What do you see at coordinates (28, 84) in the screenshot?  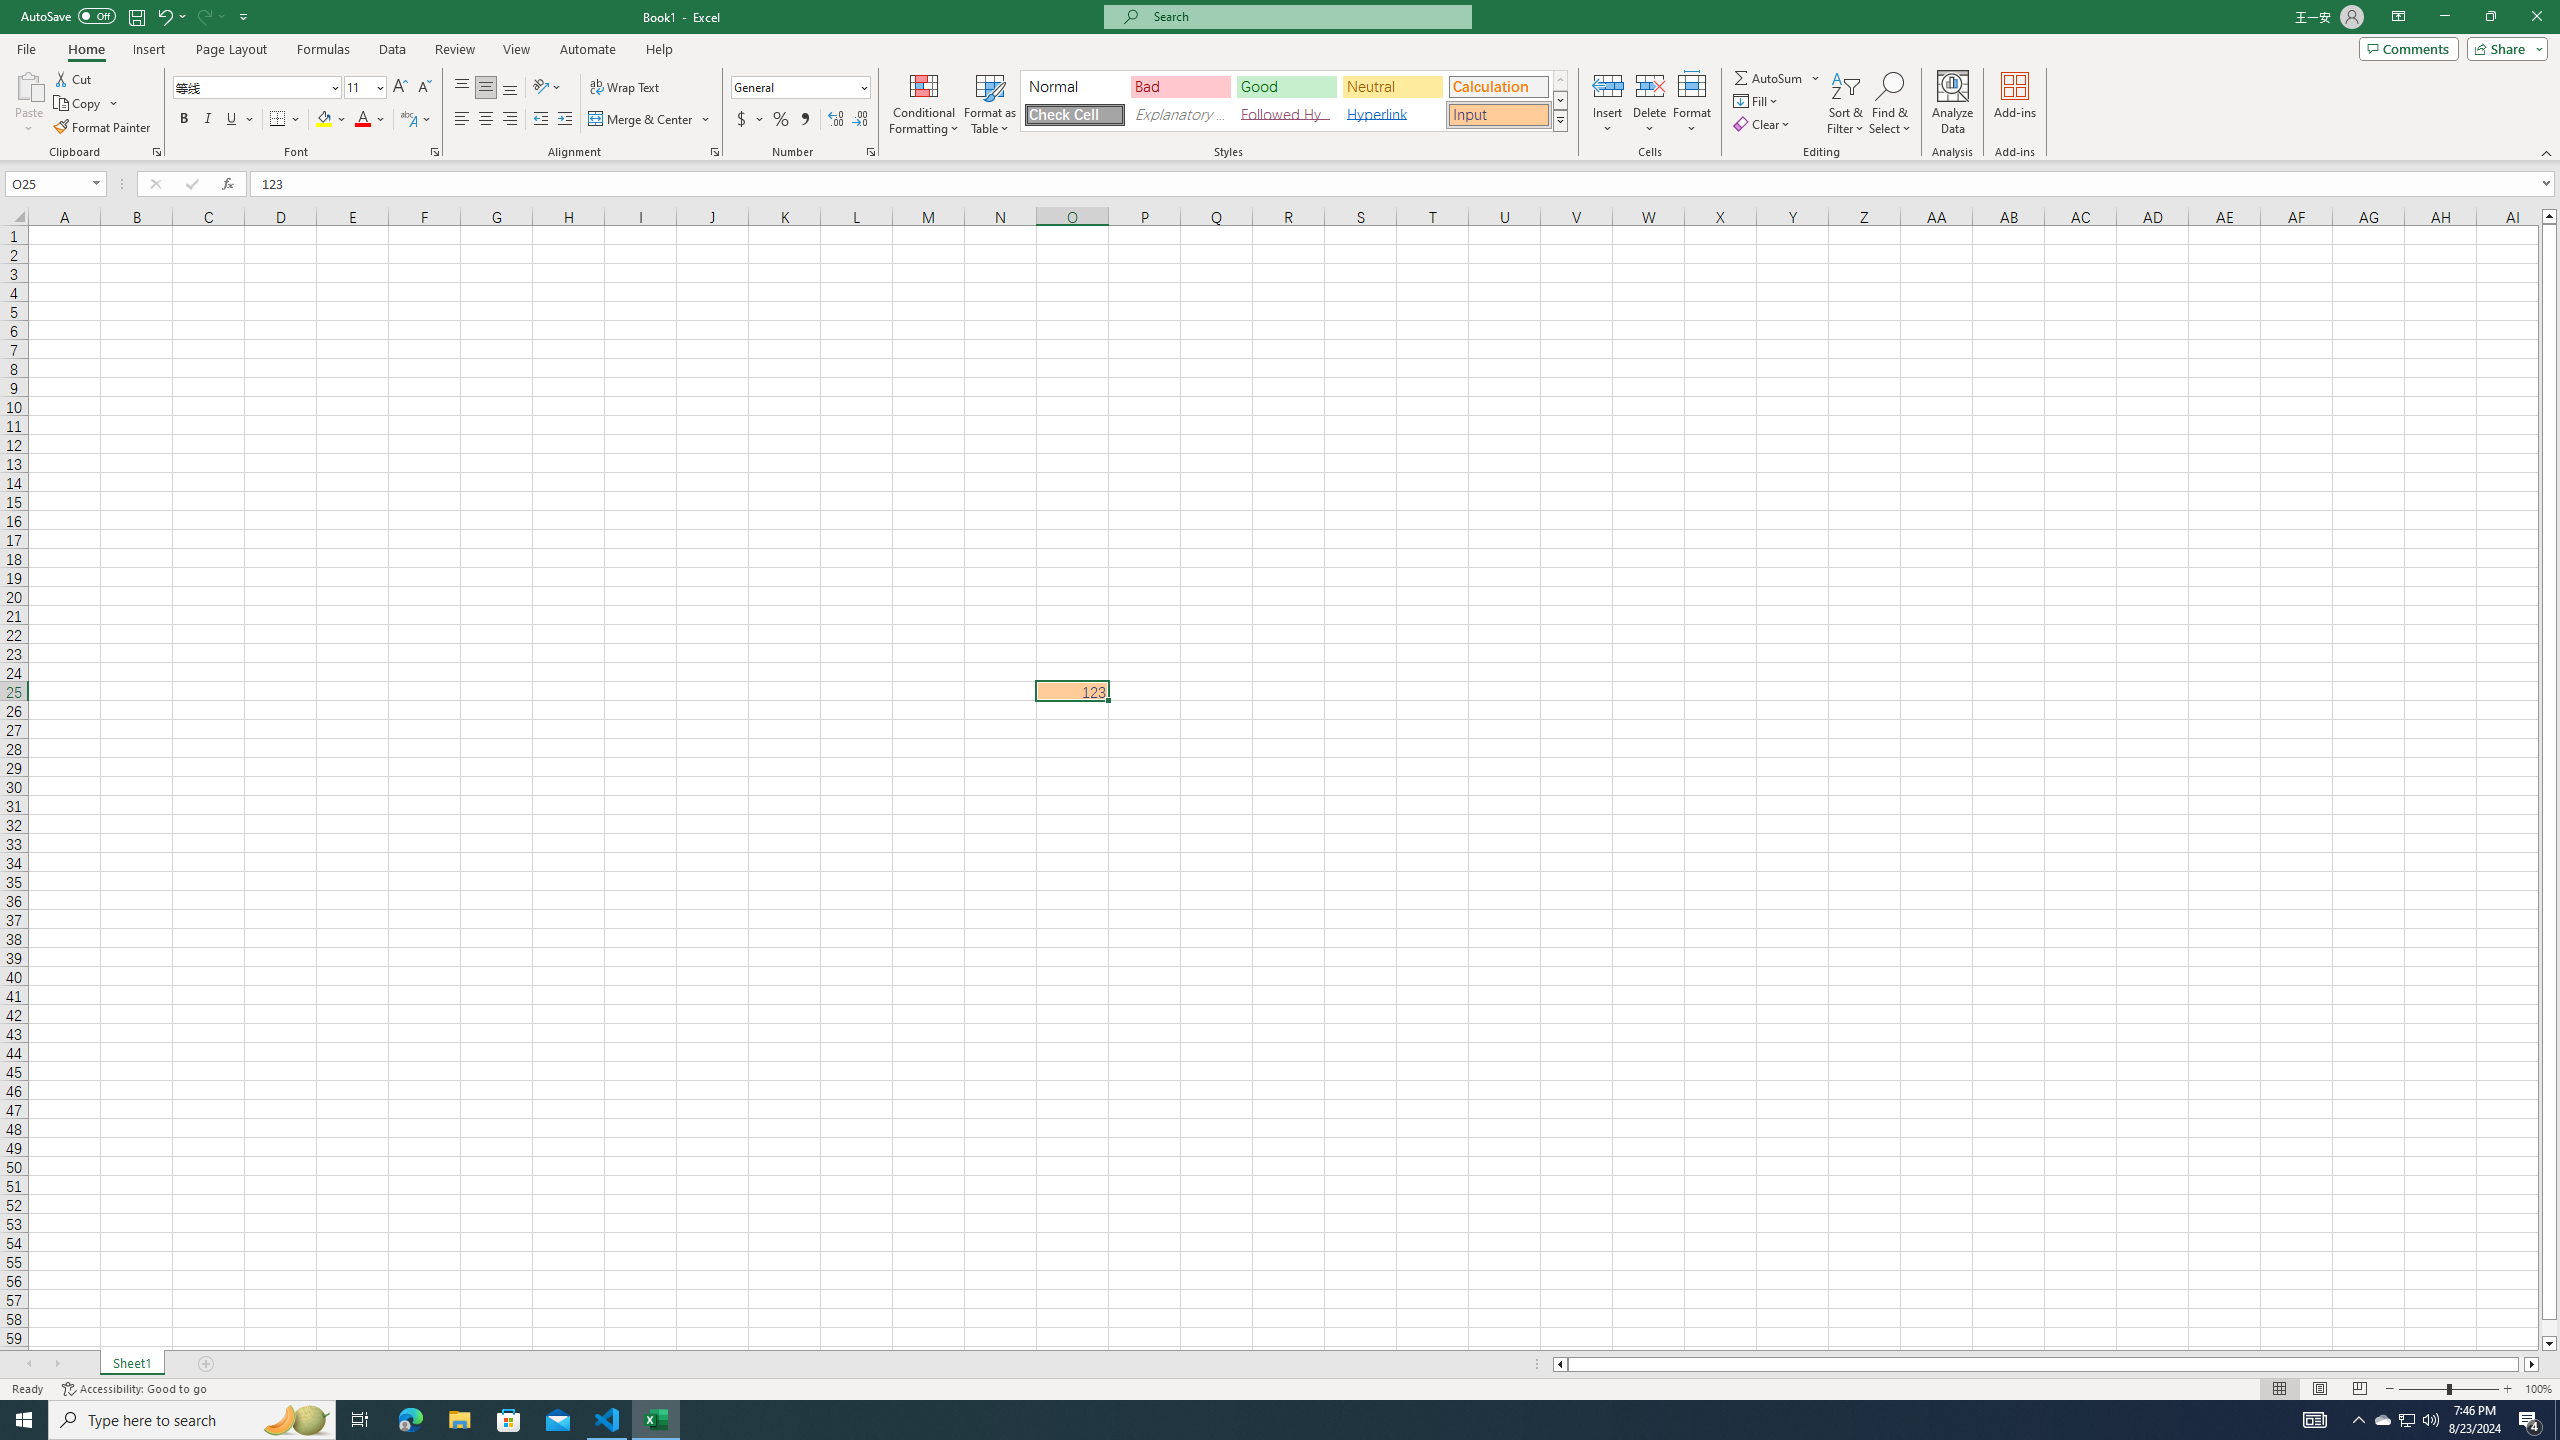 I see `'Paste'` at bounding box center [28, 84].